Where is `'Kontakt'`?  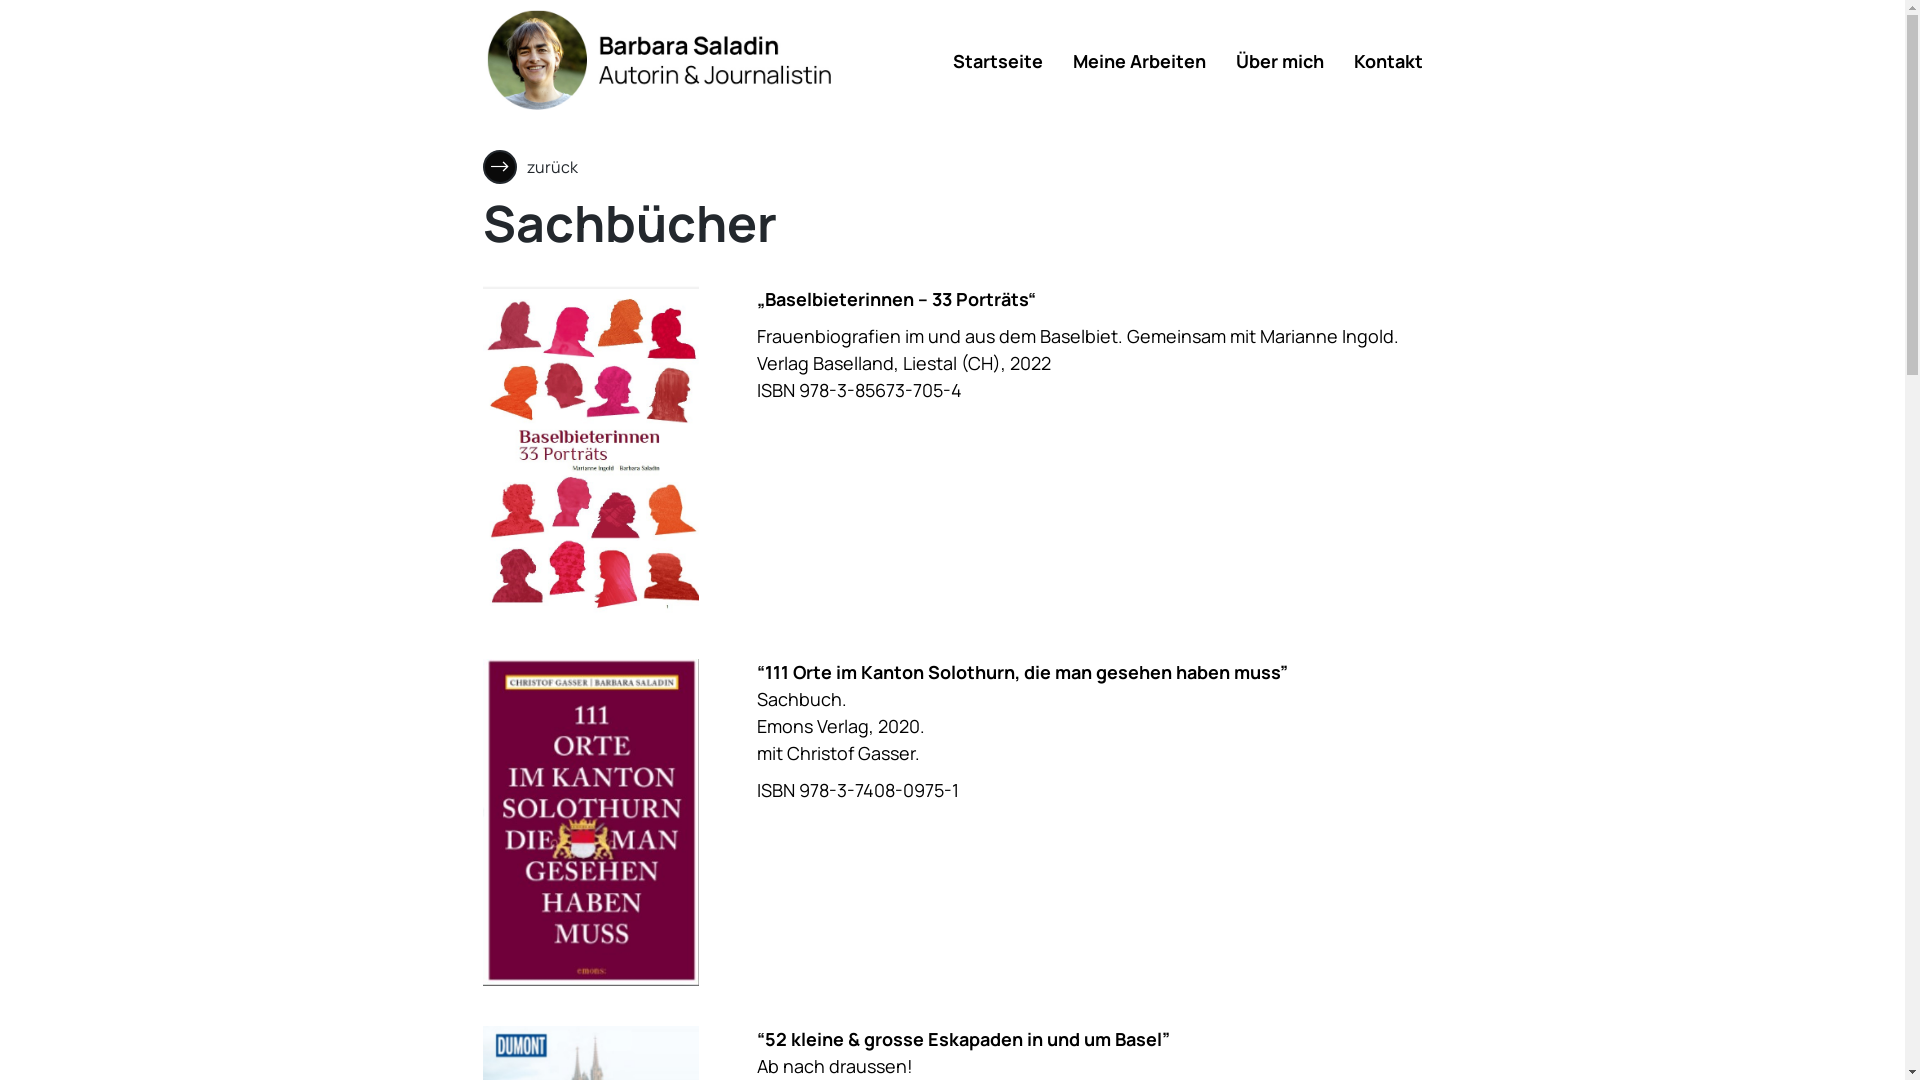
'Kontakt' is located at coordinates (1387, 60).